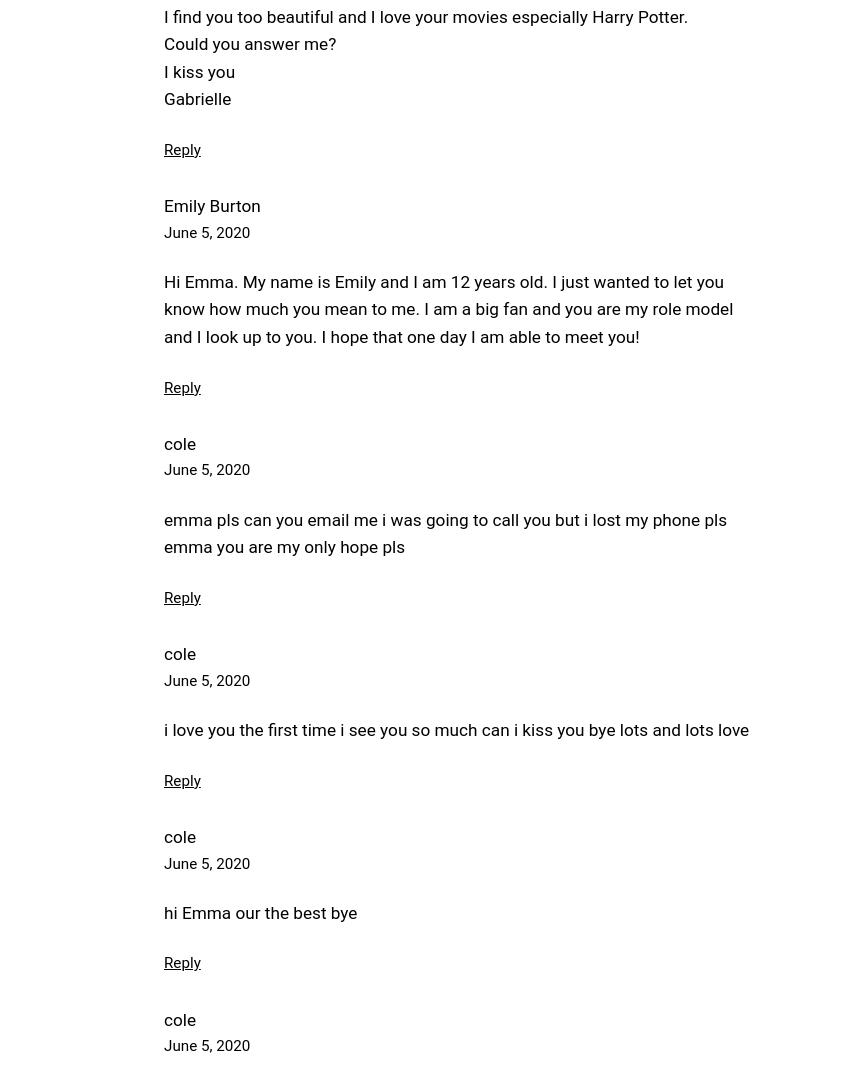 The width and height of the screenshot is (850, 1074). What do you see at coordinates (425, 15) in the screenshot?
I see `'I find you too beautiful and I love your movies especially Harry Potter.'` at bounding box center [425, 15].